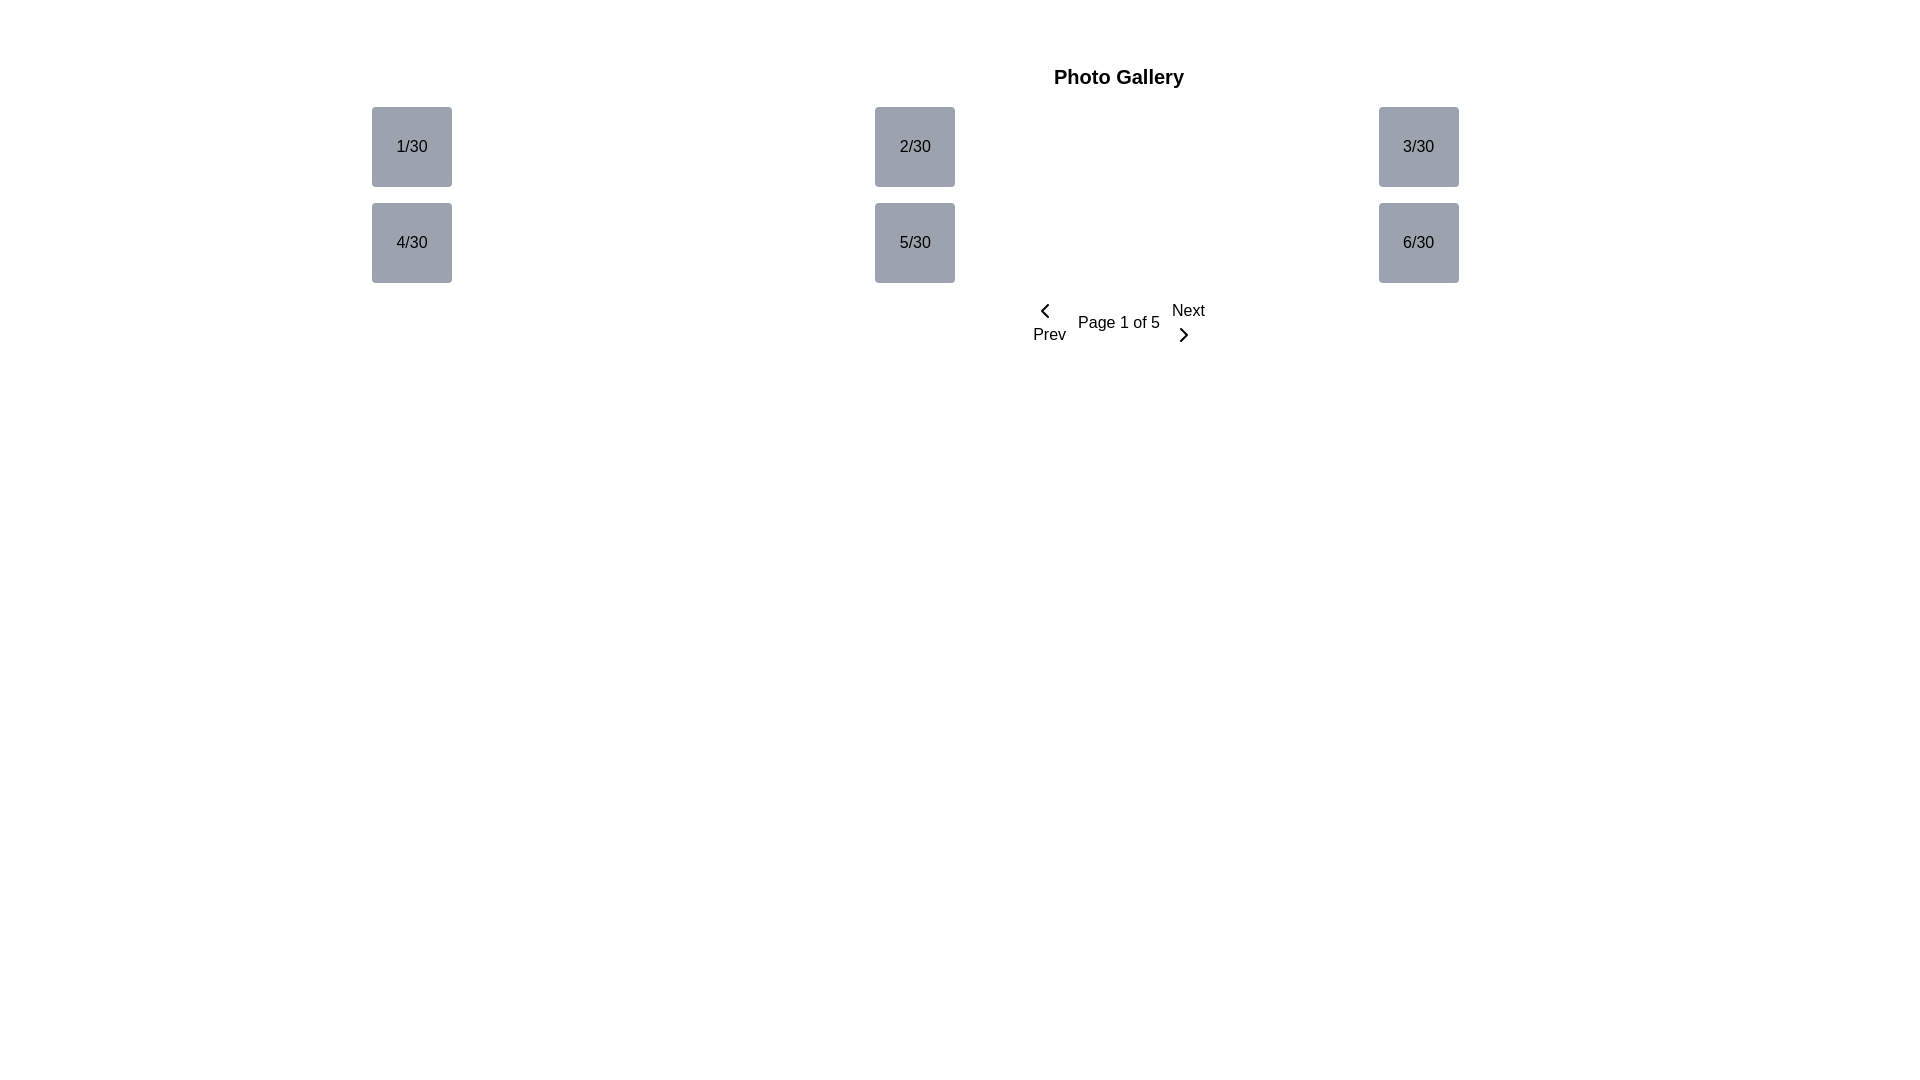 The image size is (1920, 1080). Describe the element at coordinates (1044, 311) in the screenshot. I see `the 'Prev' button icon located at the bottom left section of the interface` at that location.